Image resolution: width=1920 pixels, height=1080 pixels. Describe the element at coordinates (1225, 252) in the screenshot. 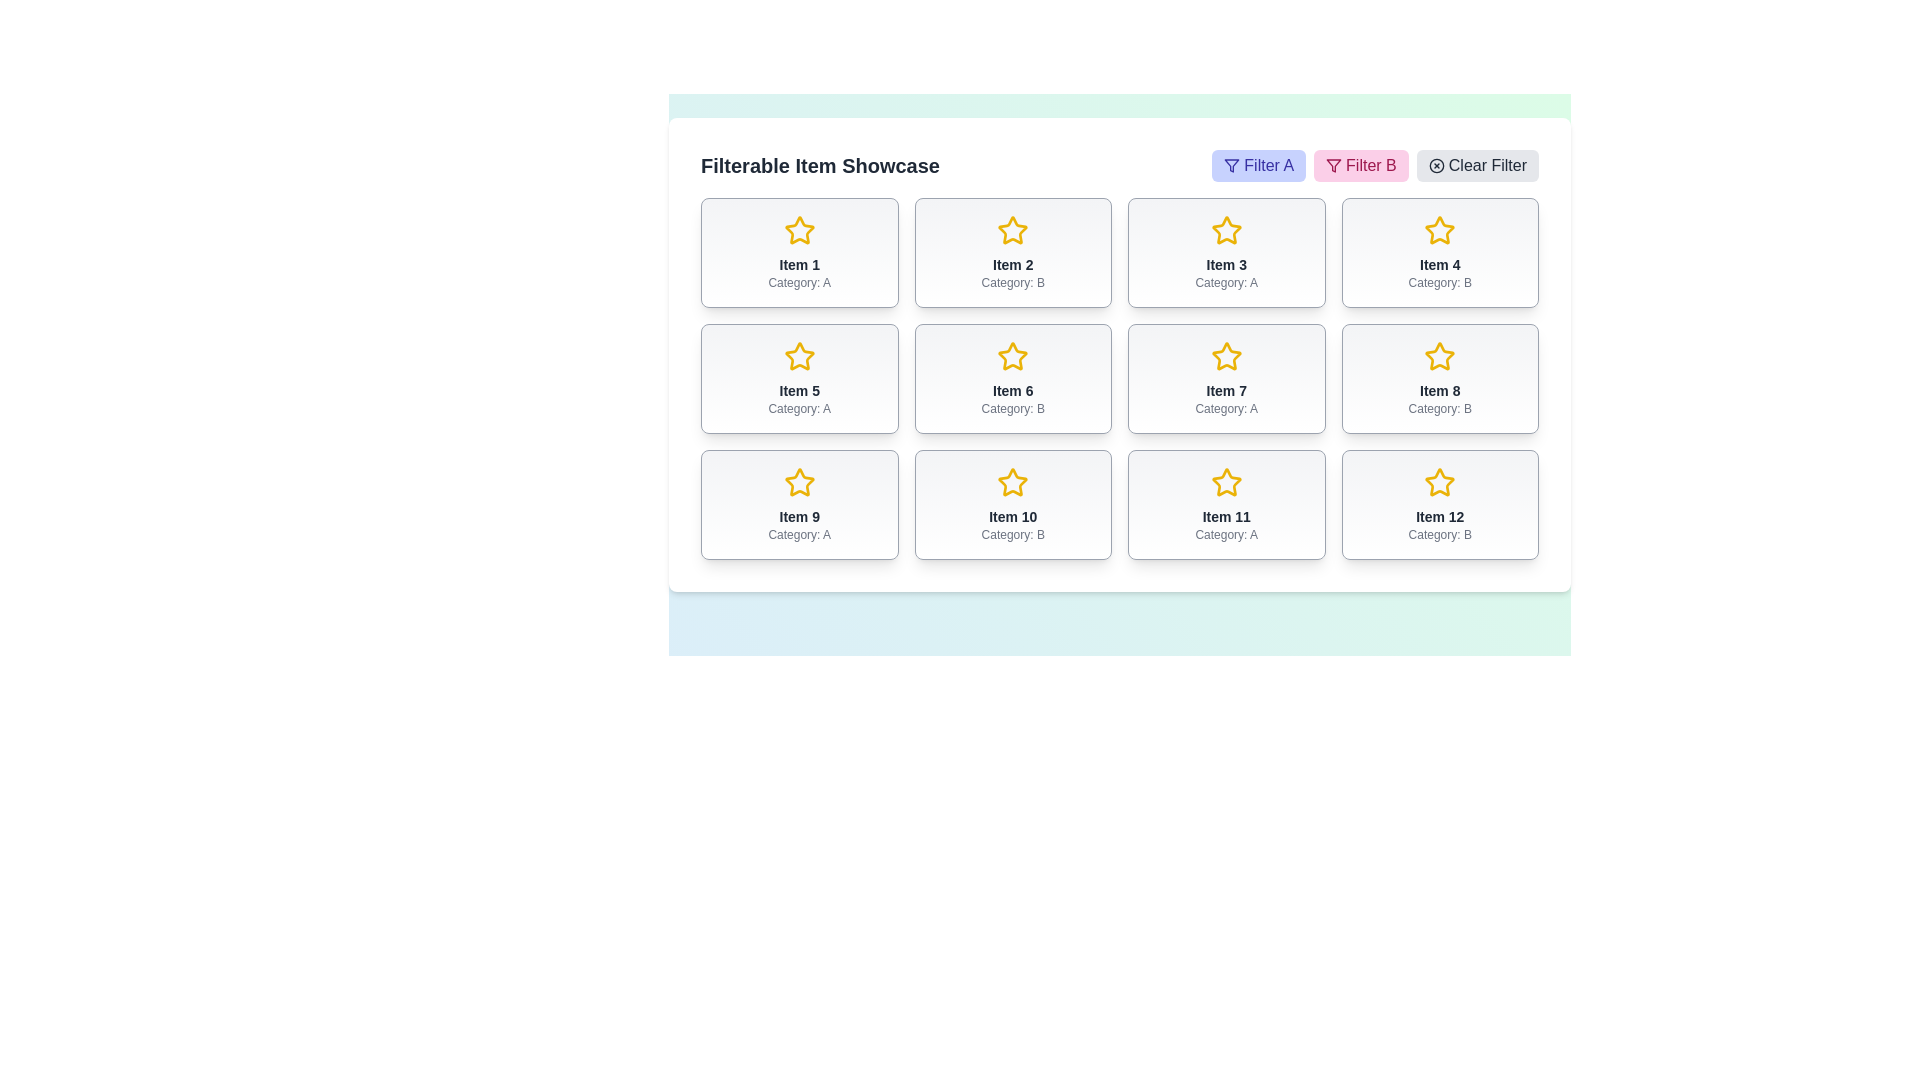

I see `the card element displaying 'Item 3' with a yellow star icon at the top, located in the first row and third column of the grid layout` at that location.